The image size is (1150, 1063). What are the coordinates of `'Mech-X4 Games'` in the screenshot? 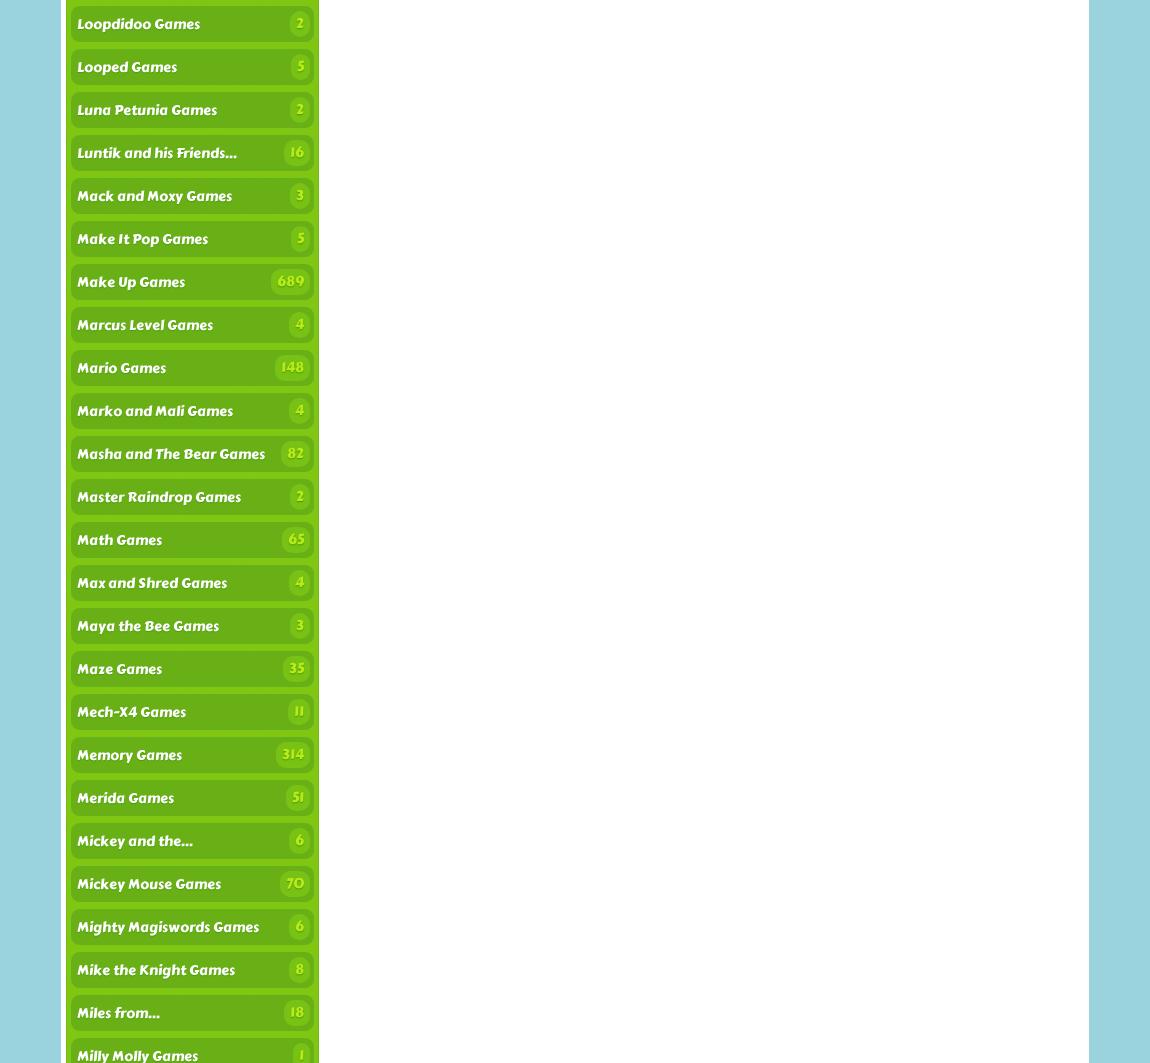 It's located at (130, 711).